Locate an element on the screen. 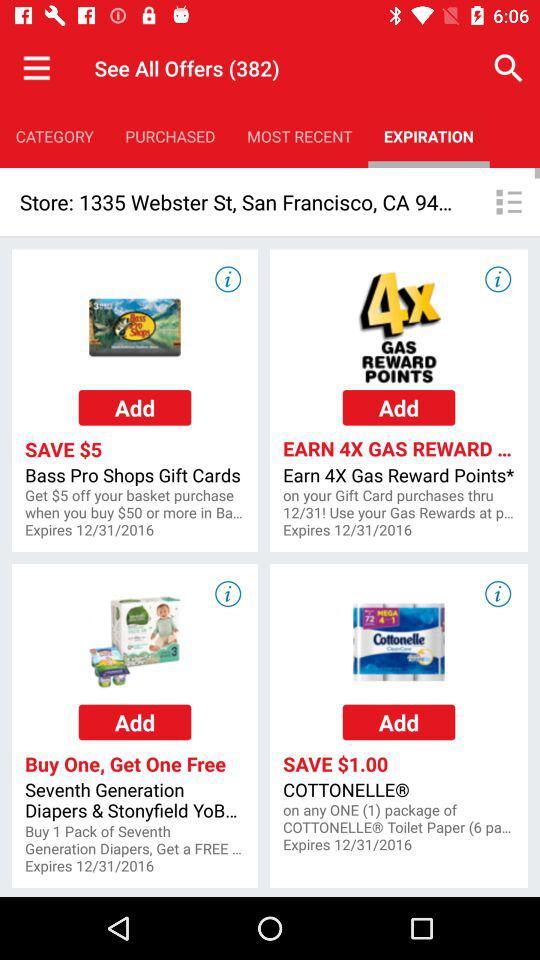  the item next to the see all offers item is located at coordinates (36, 68).